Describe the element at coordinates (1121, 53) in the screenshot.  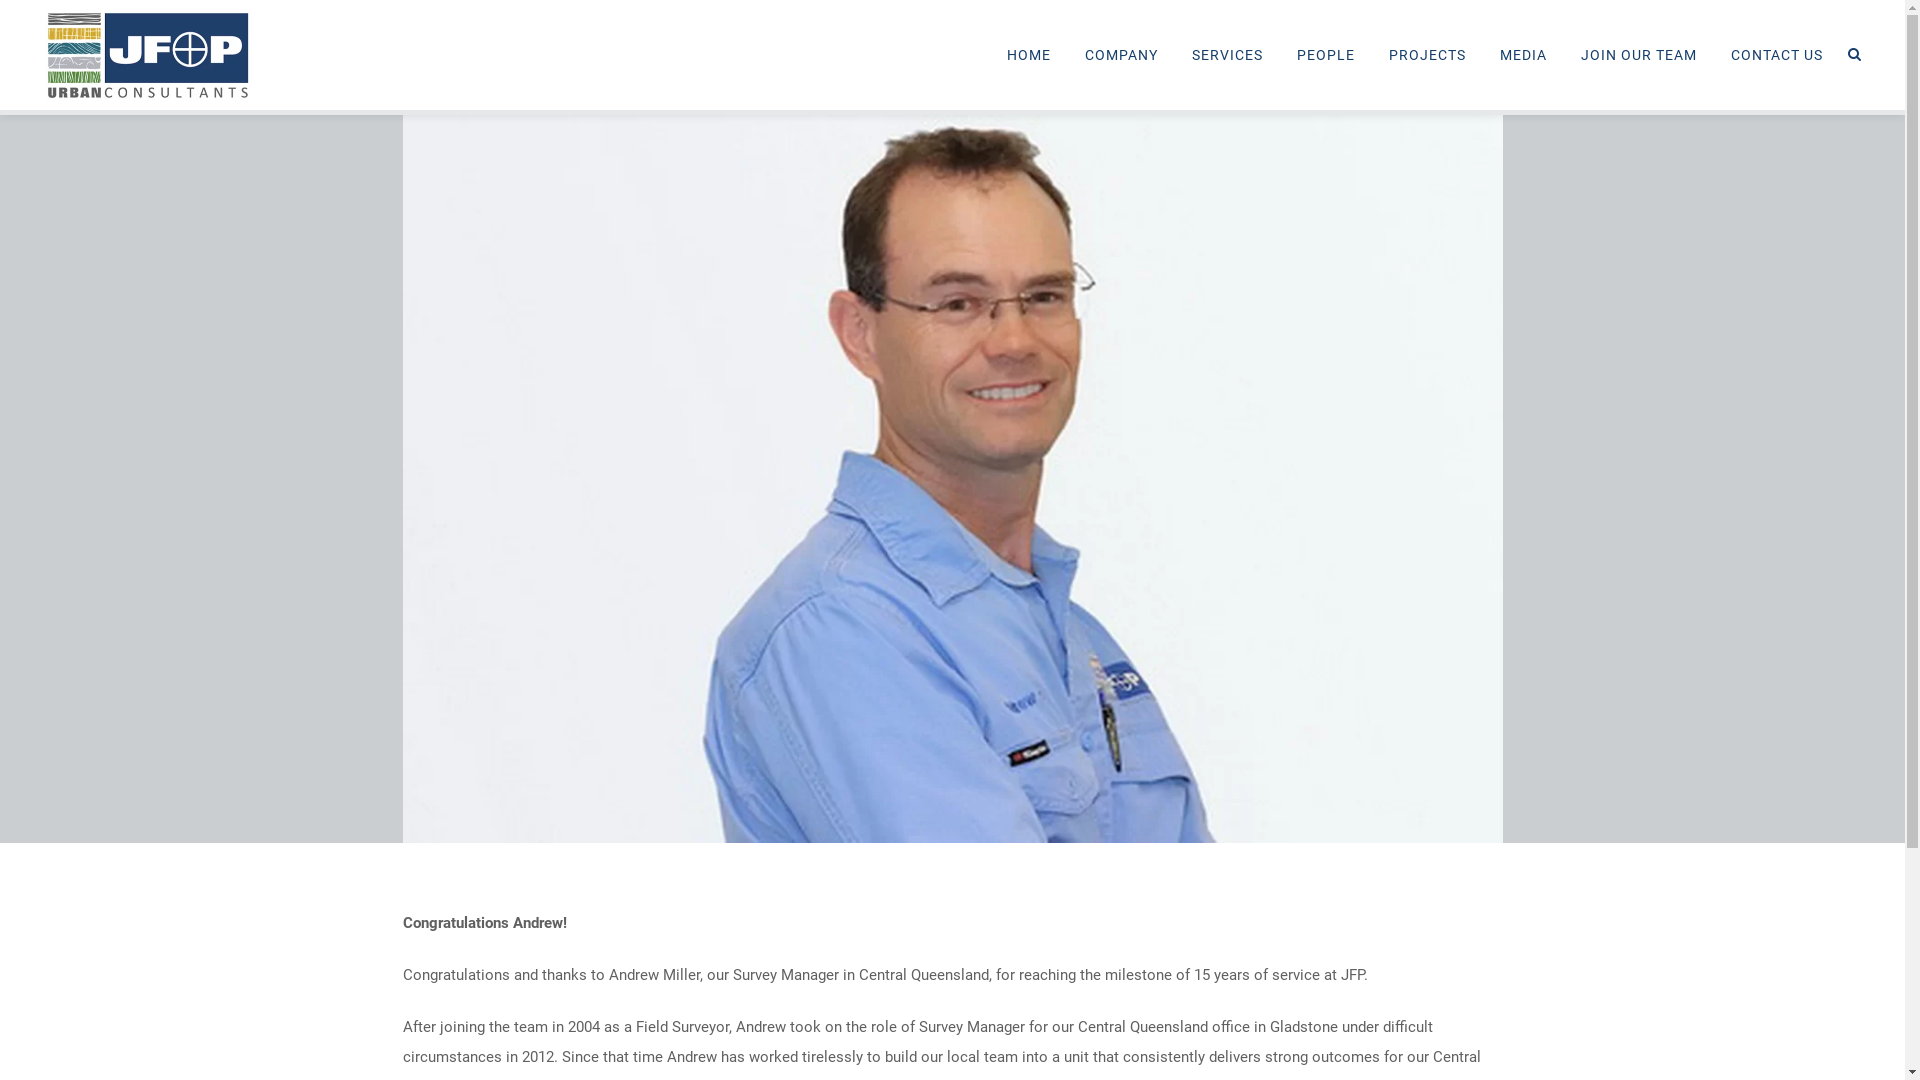
I see `'COMPANY'` at that location.